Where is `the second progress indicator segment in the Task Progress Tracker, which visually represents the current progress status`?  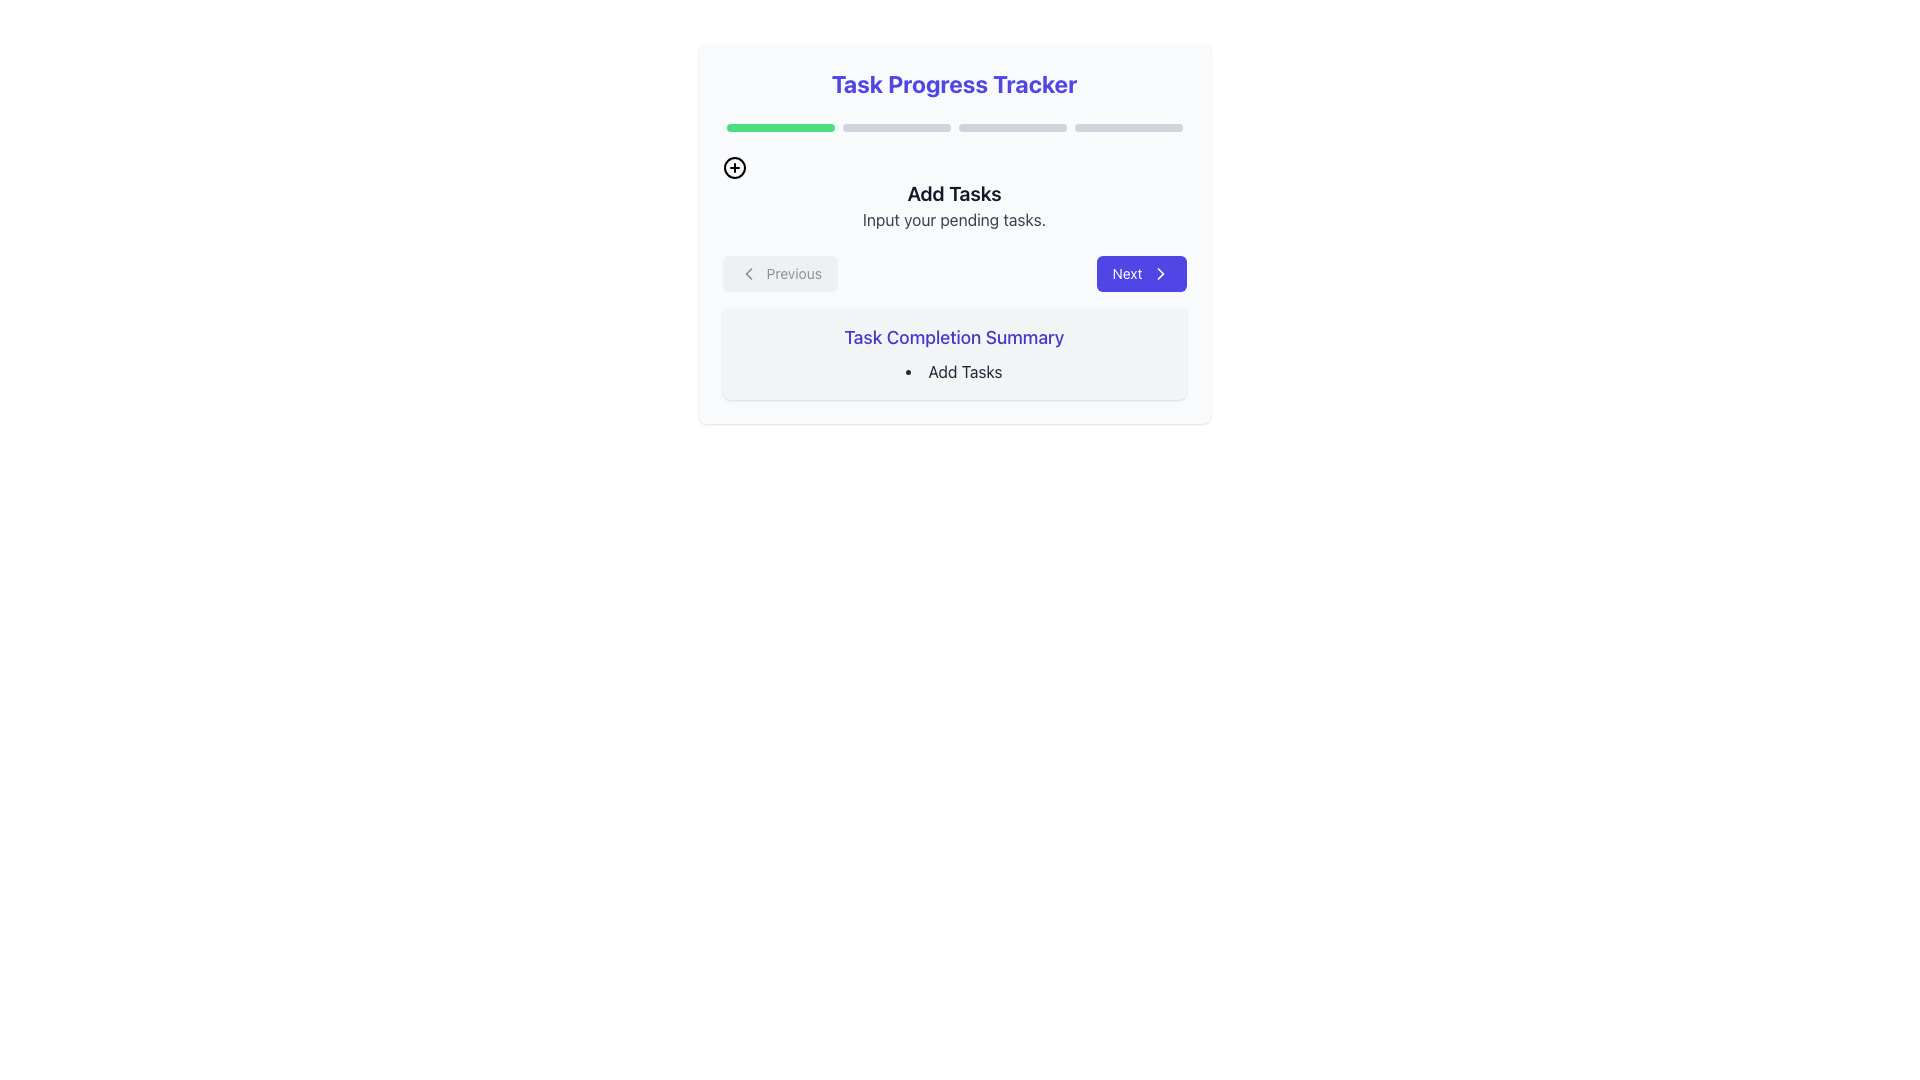 the second progress indicator segment in the Task Progress Tracker, which visually represents the current progress status is located at coordinates (895, 127).